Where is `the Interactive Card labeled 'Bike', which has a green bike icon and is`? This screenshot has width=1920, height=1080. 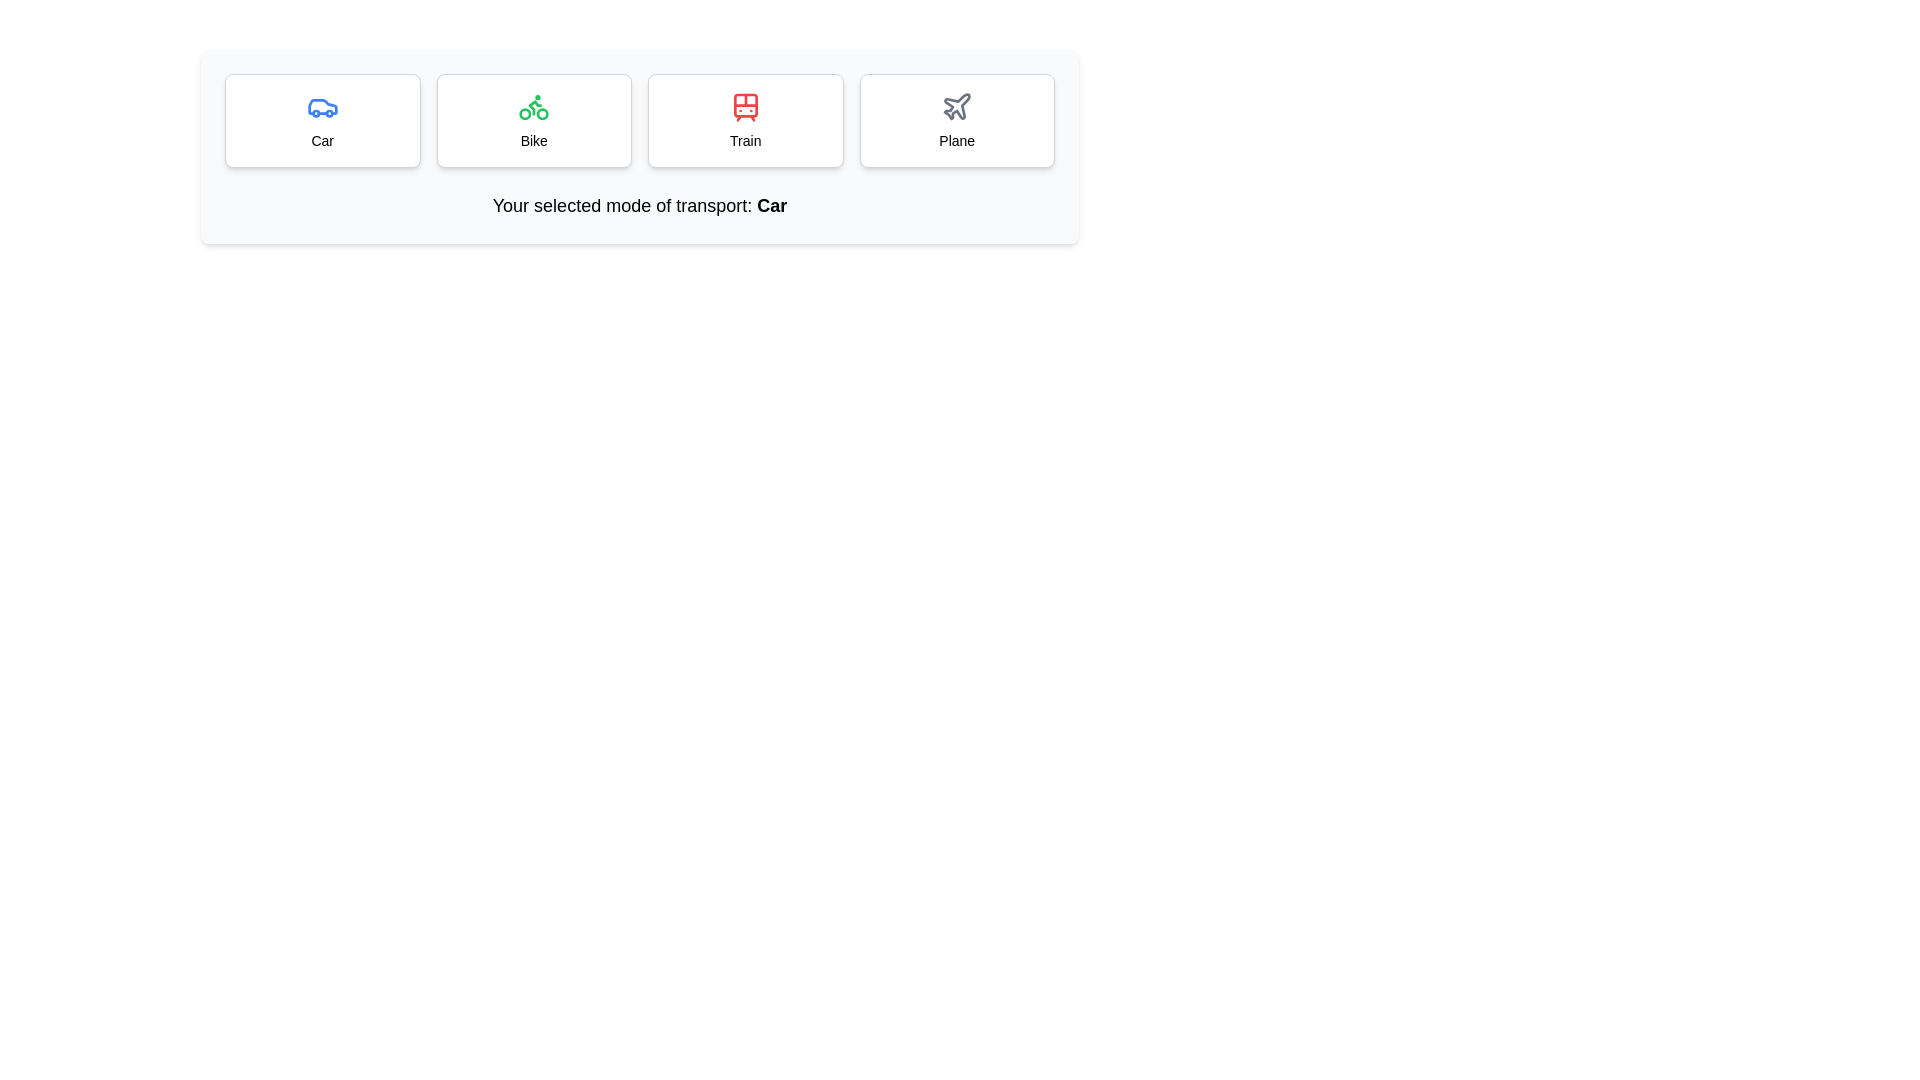 the Interactive Card labeled 'Bike', which has a green bike icon and is is located at coordinates (534, 120).